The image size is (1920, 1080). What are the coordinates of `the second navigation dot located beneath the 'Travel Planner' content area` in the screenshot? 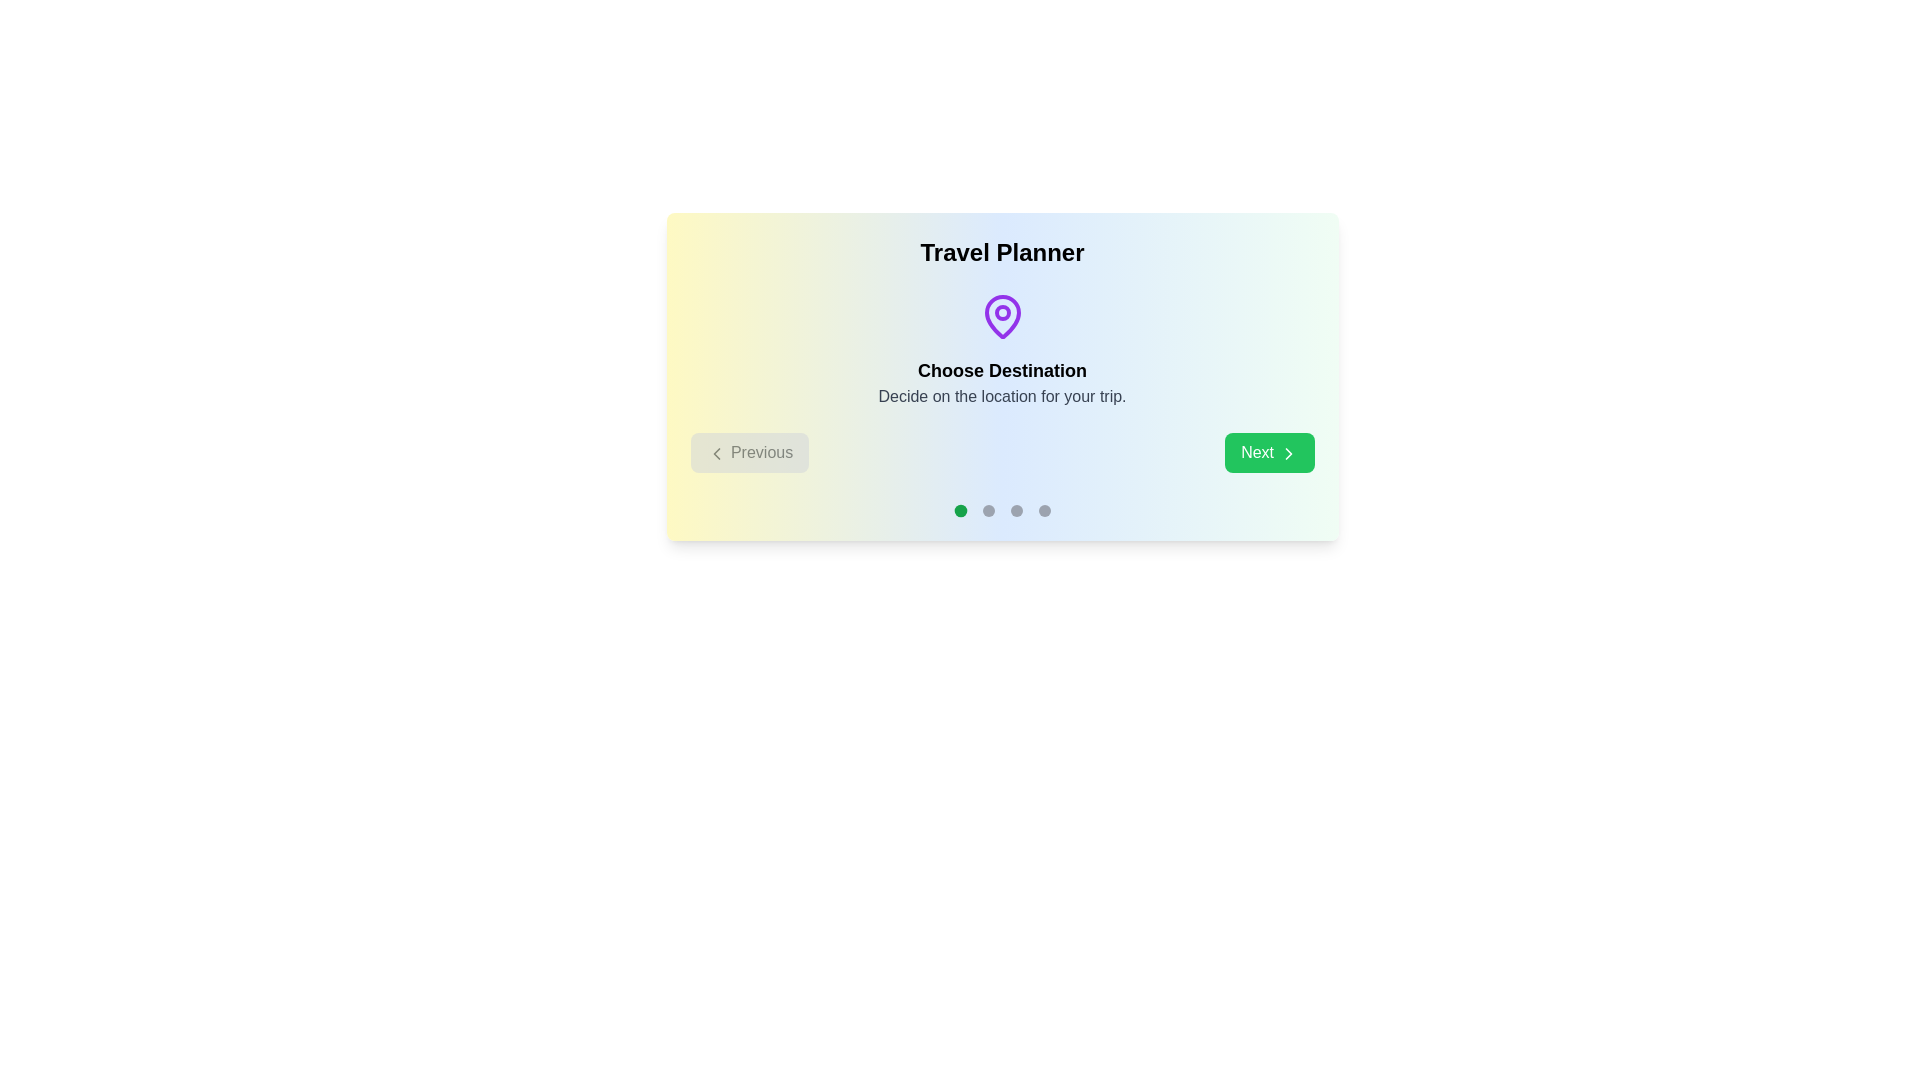 It's located at (988, 509).